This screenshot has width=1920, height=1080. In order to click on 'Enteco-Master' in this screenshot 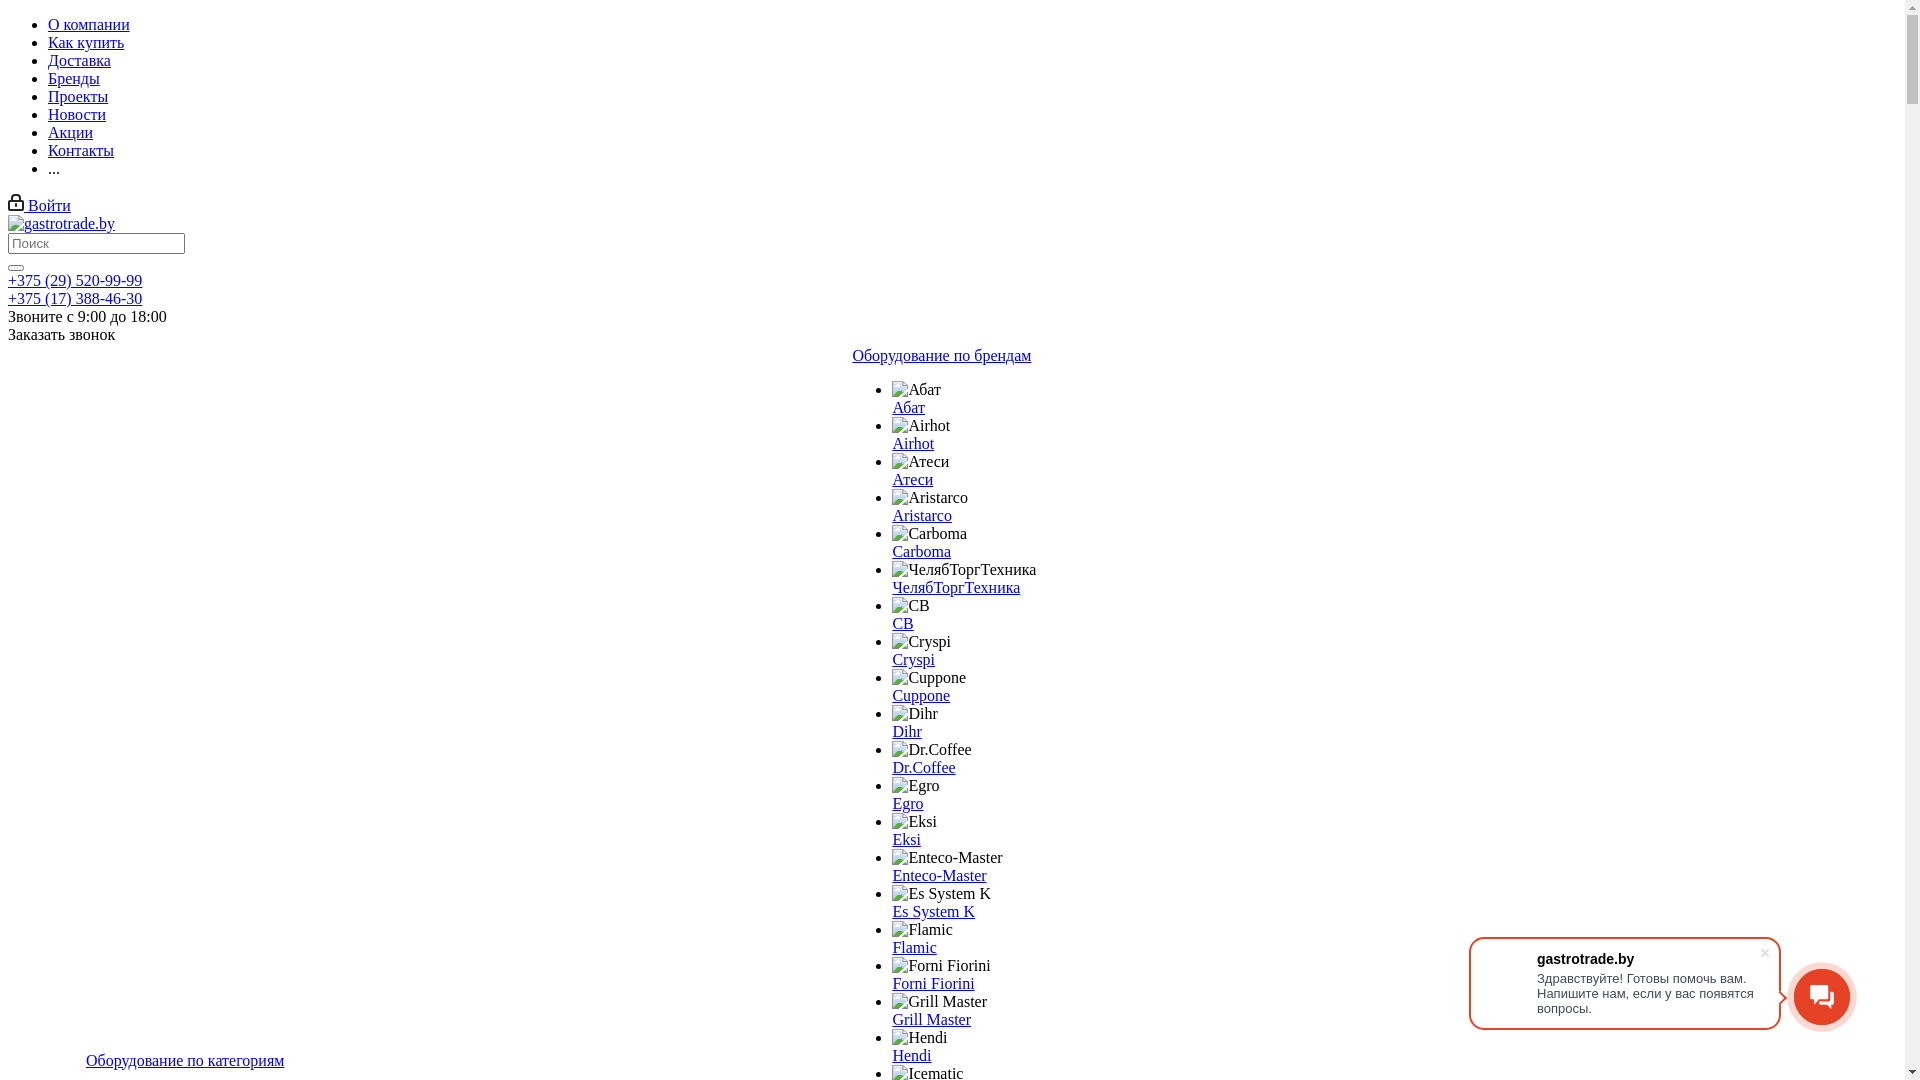, I will do `click(891, 856)`.